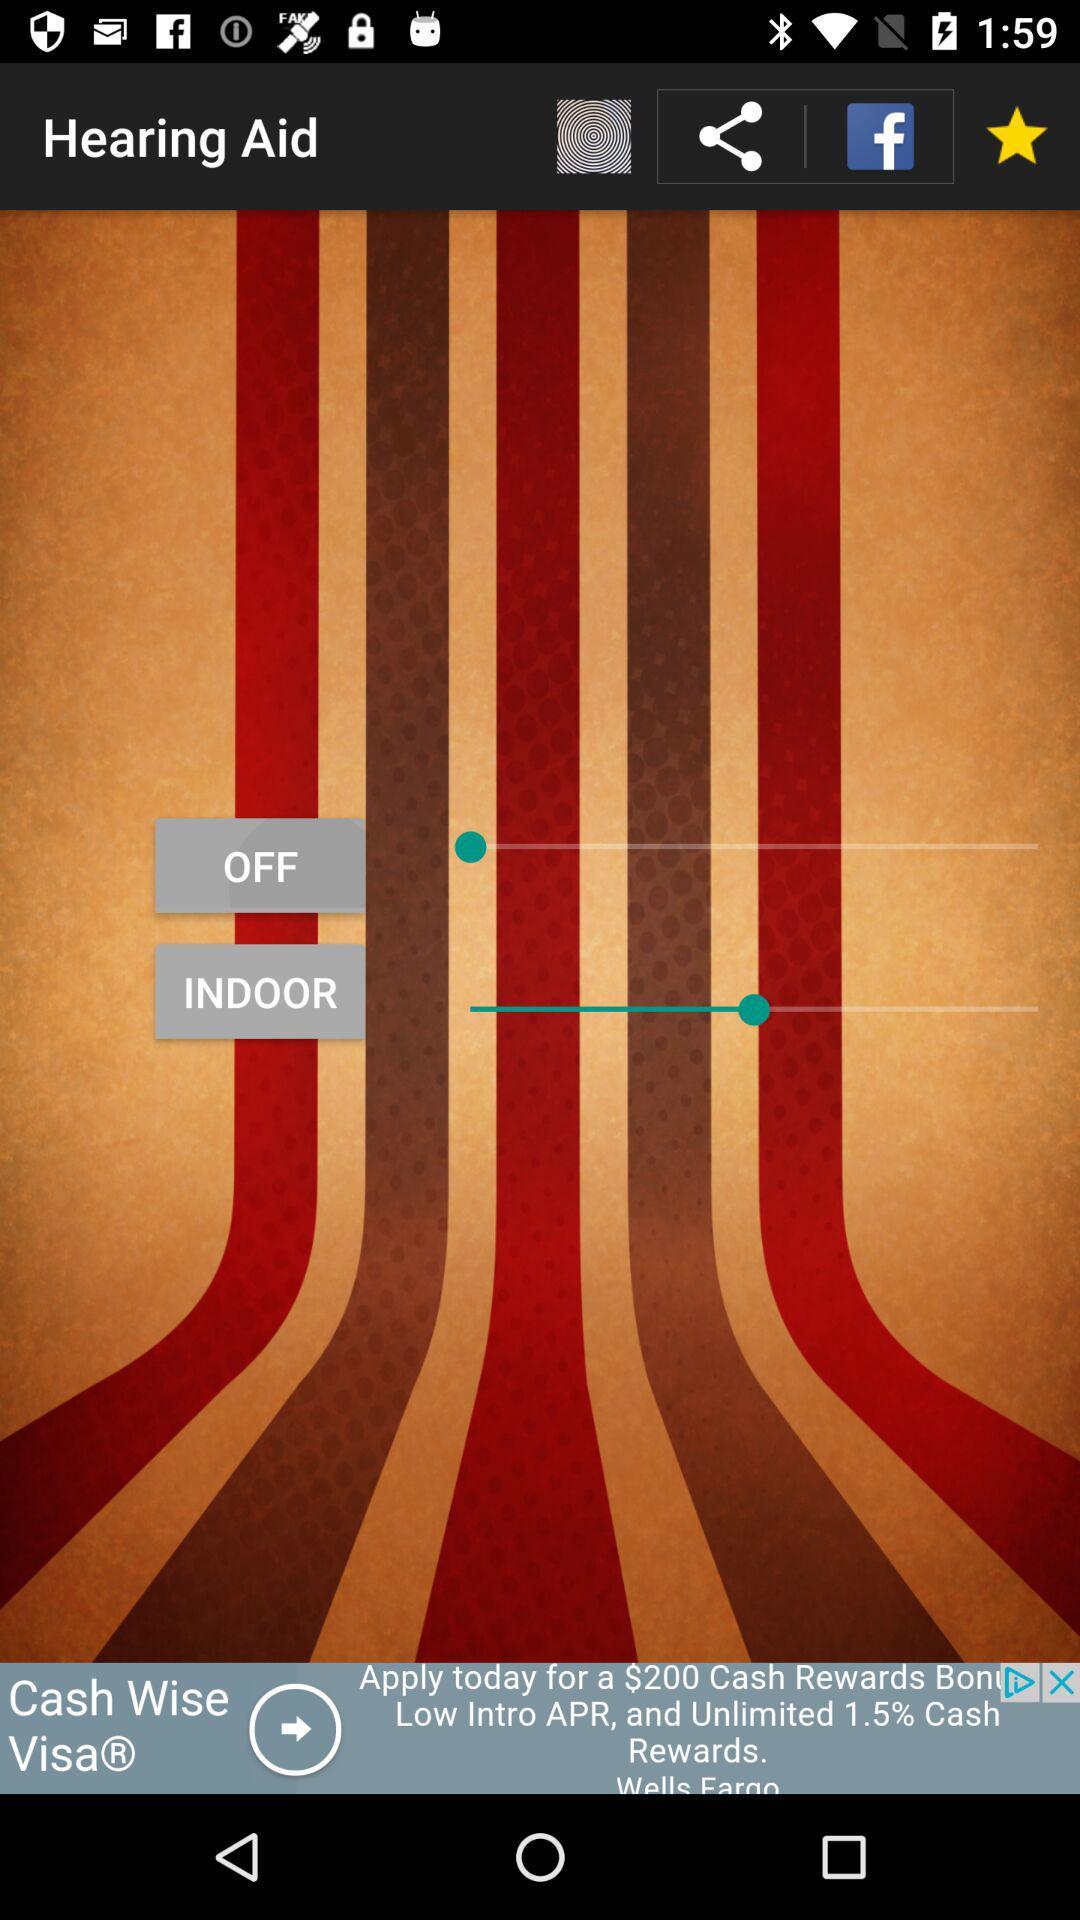 This screenshot has width=1080, height=1920. I want to click on advertisement page, so click(540, 1727).